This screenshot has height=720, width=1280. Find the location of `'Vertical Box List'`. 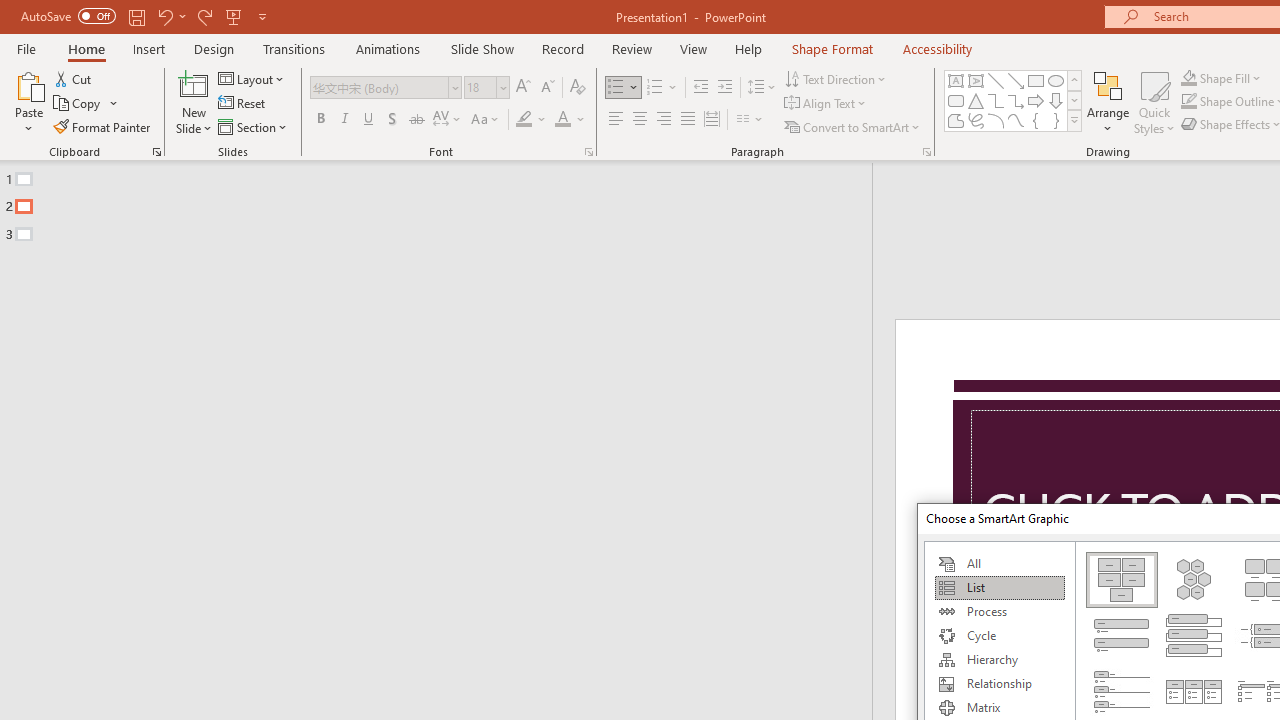

'Vertical Box List' is located at coordinates (1194, 635).